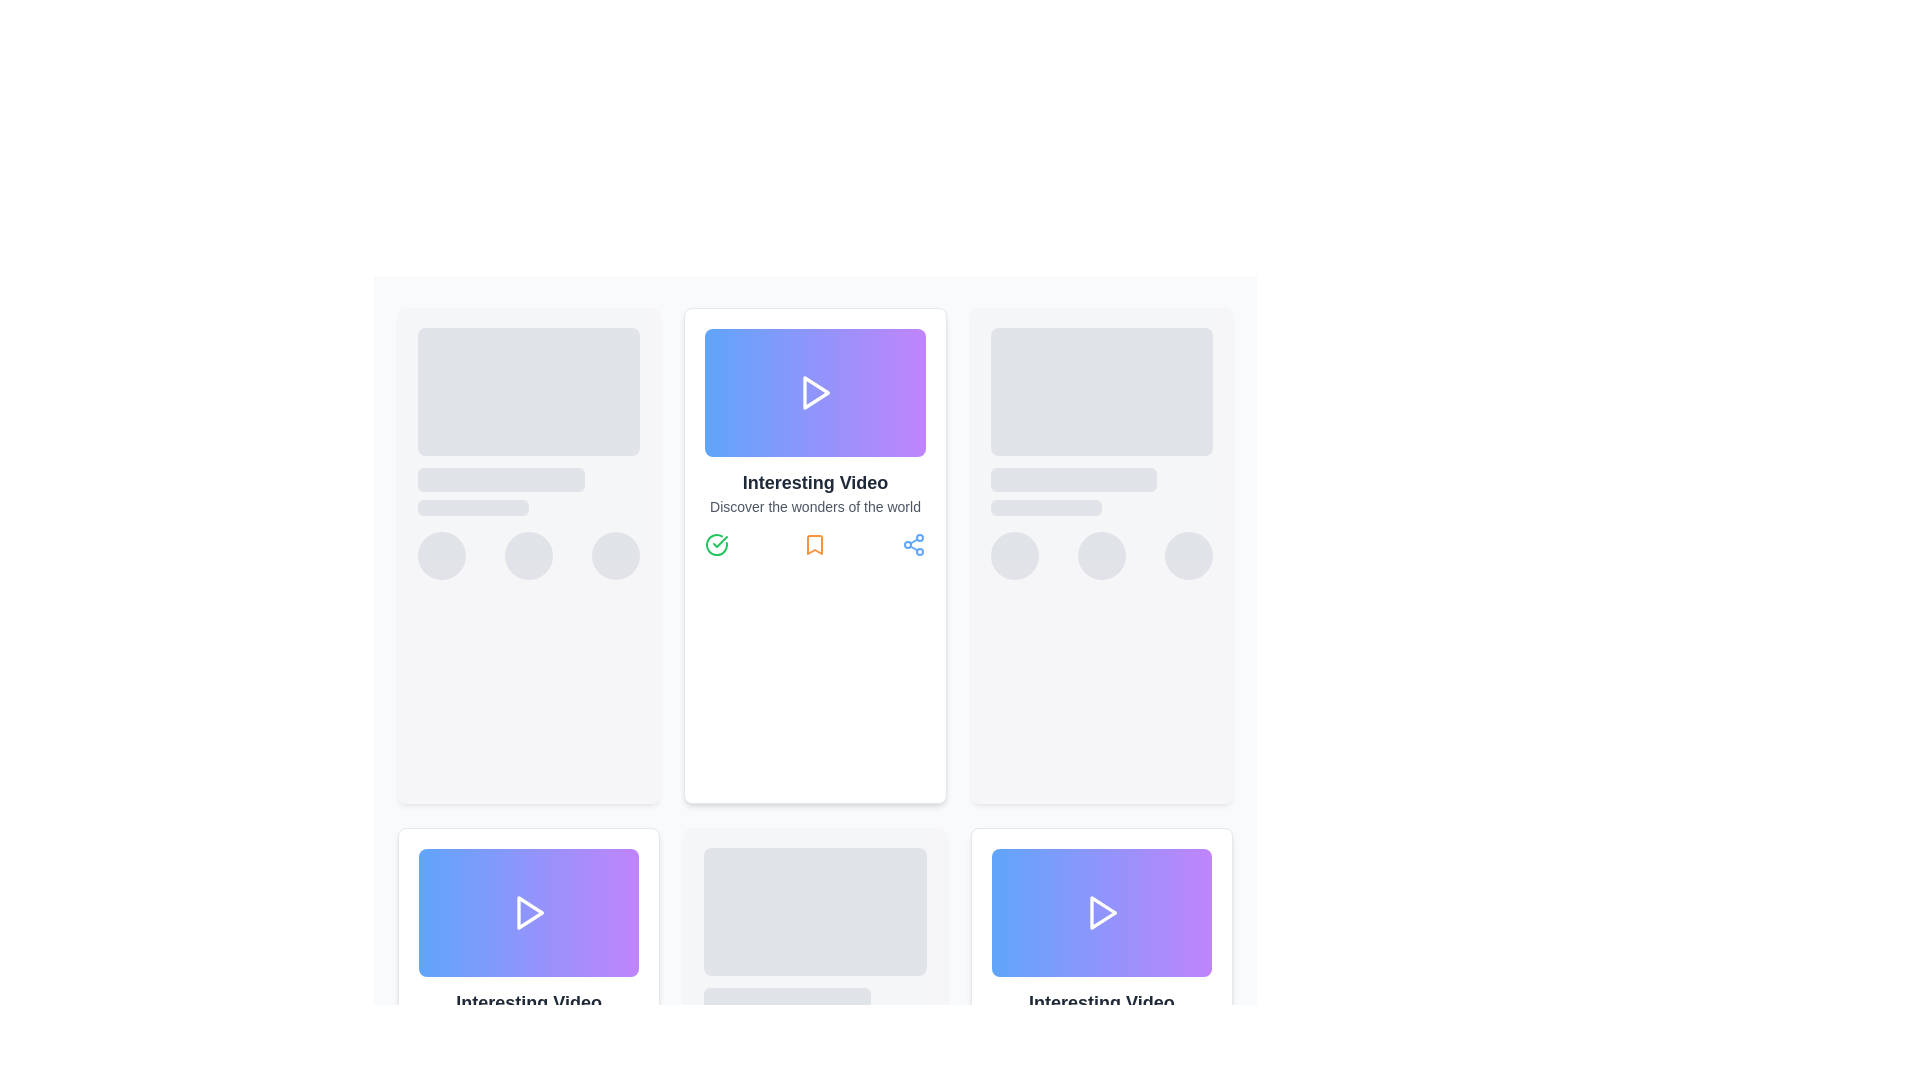 The image size is (1920, 1080). I want to click on the Text label that provides descriptive information below the 'Interesting Video' heading in the central card layout, so click(815, 505).